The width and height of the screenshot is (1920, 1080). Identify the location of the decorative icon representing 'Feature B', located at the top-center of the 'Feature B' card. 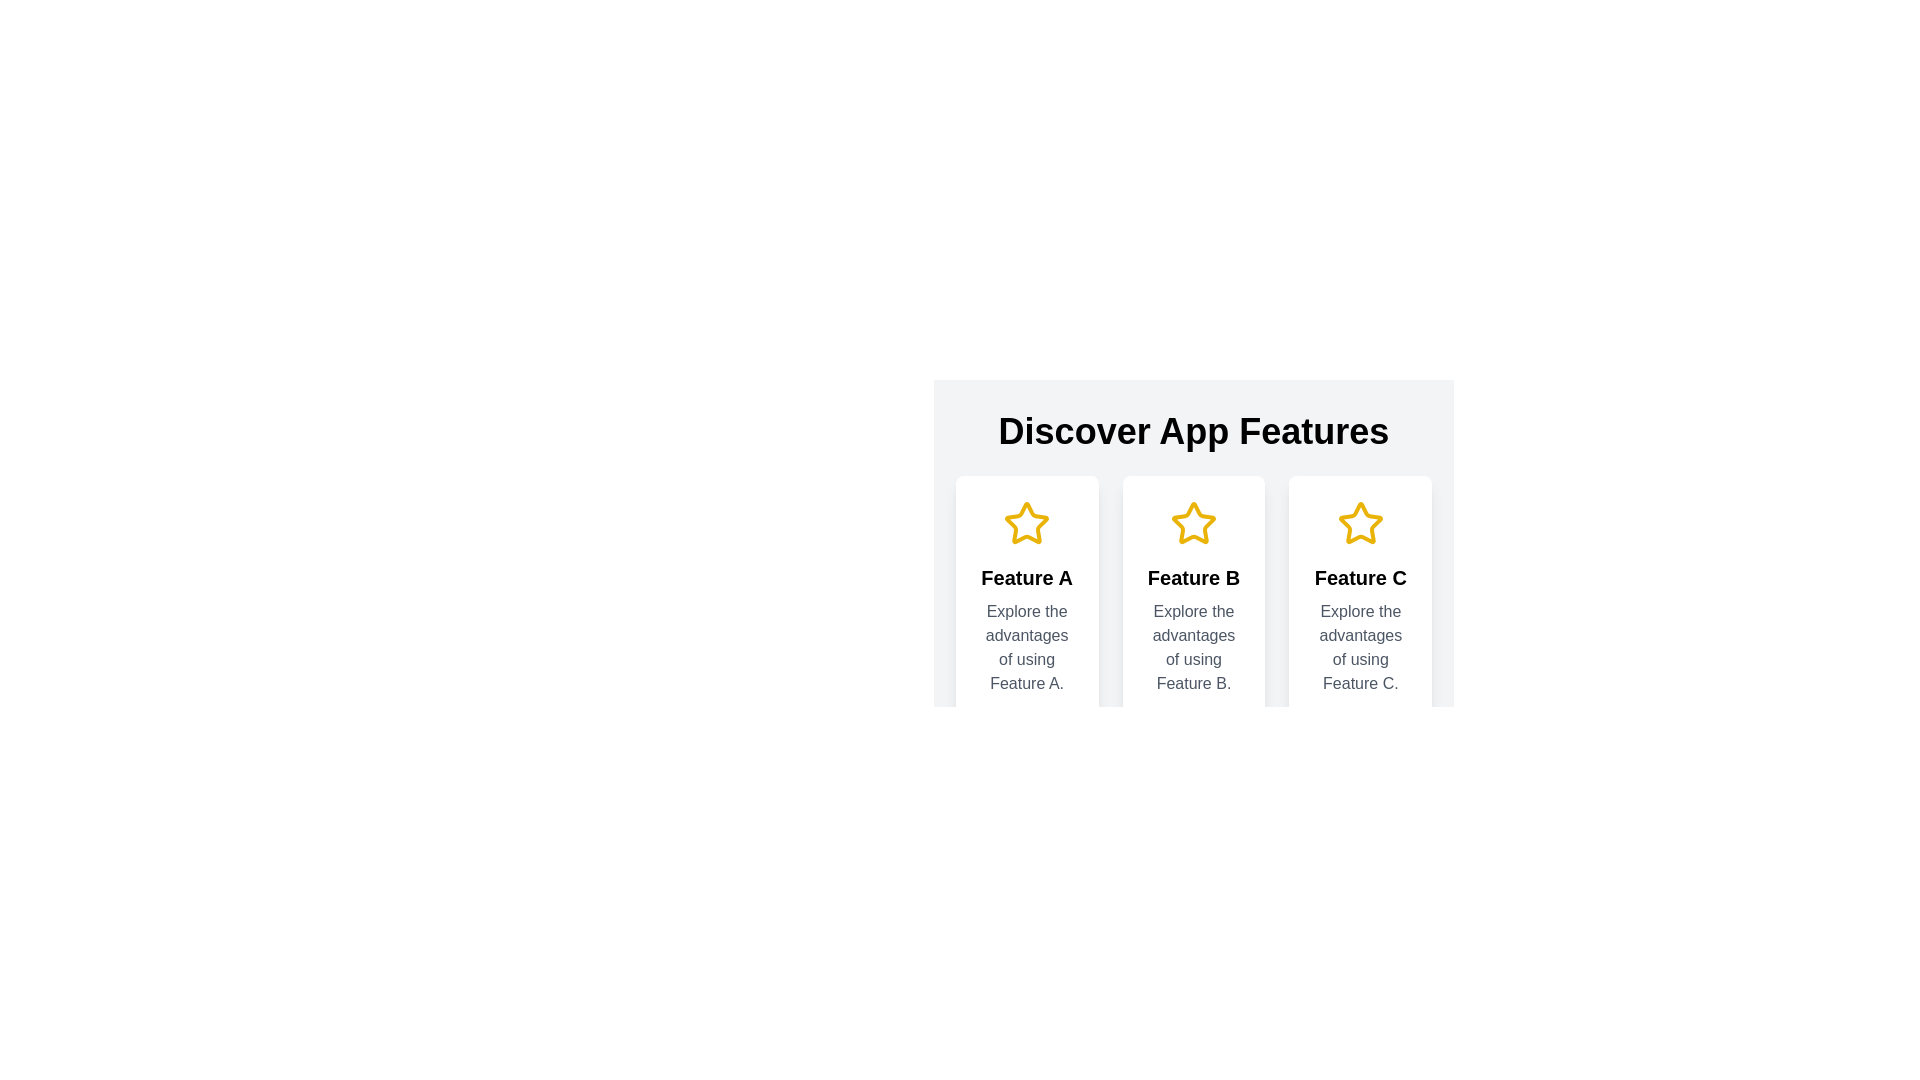
(1194, 523).